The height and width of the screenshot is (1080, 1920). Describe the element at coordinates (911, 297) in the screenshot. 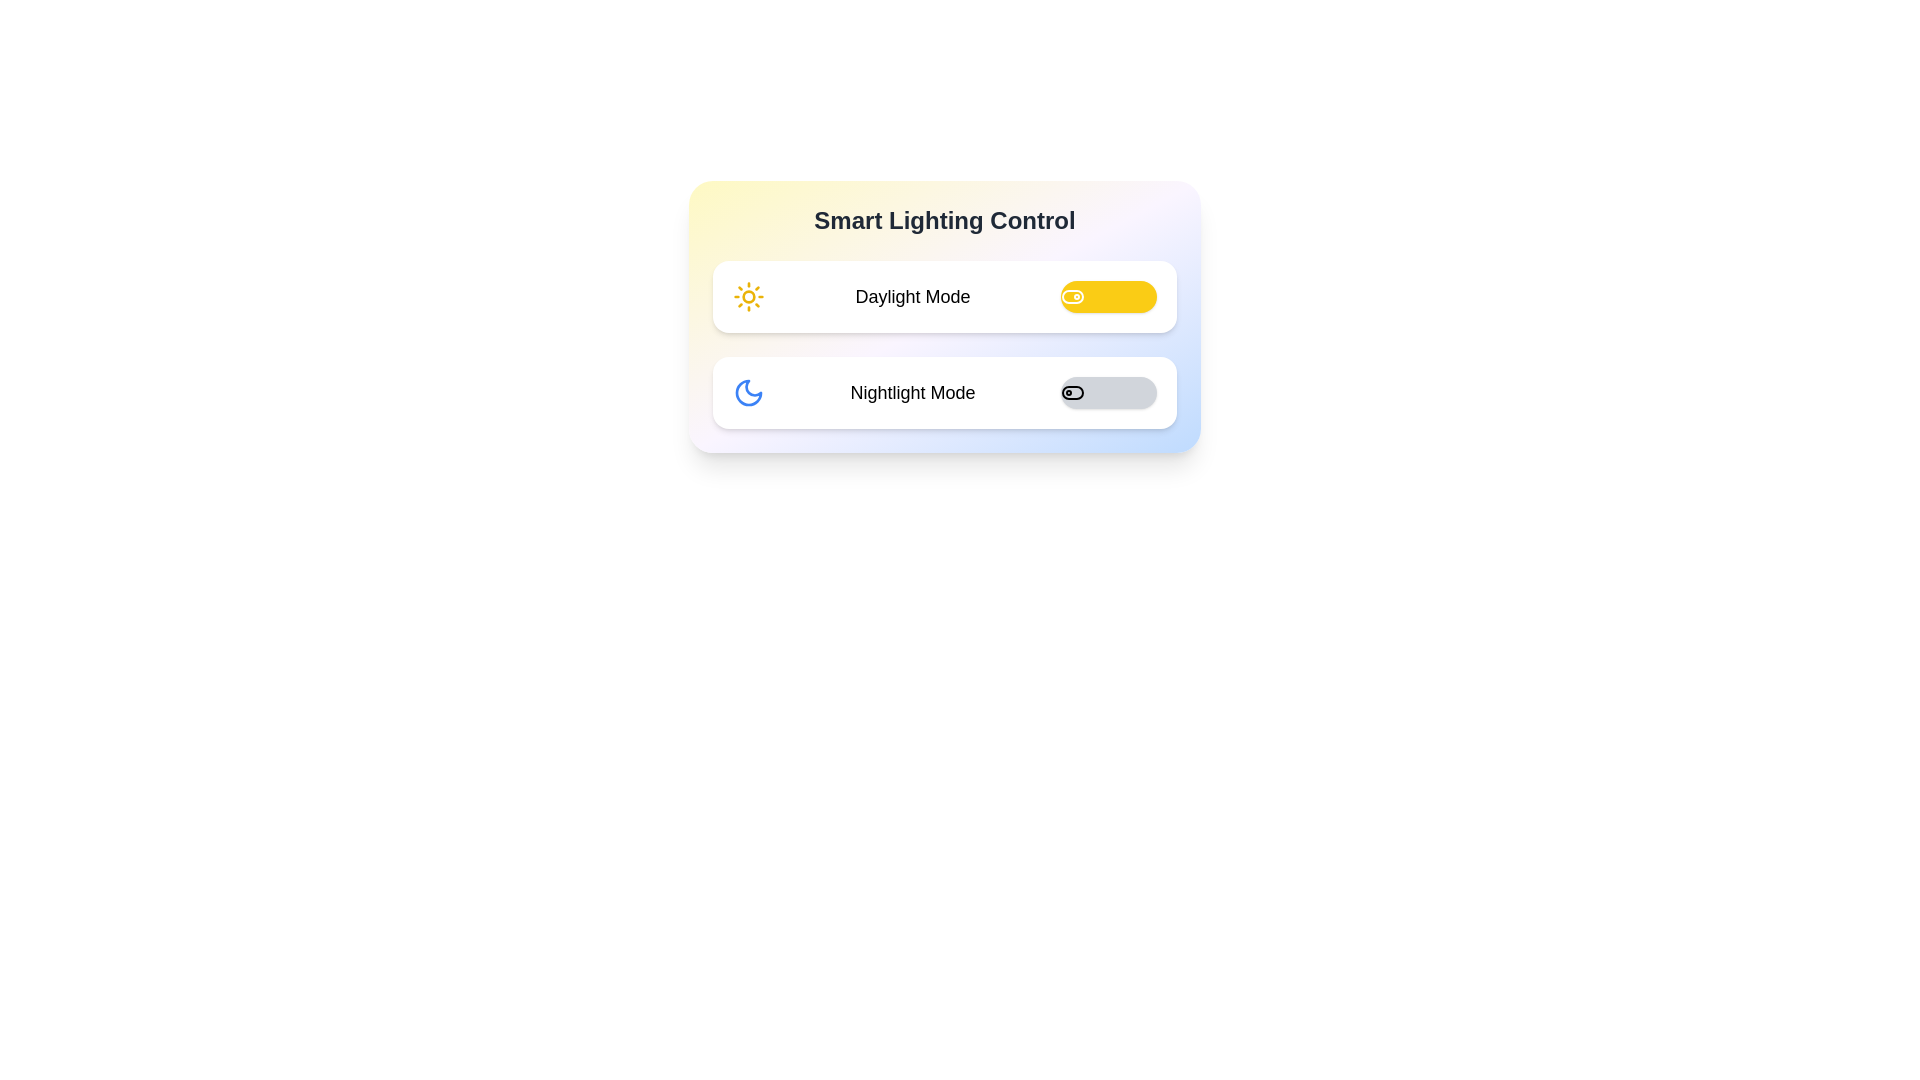

I see `the 'Daylight Mode' text label, which is centrally aligned within the 'Smart Lighting Control' card, located between a sun icon and a toggle switch` at that location.